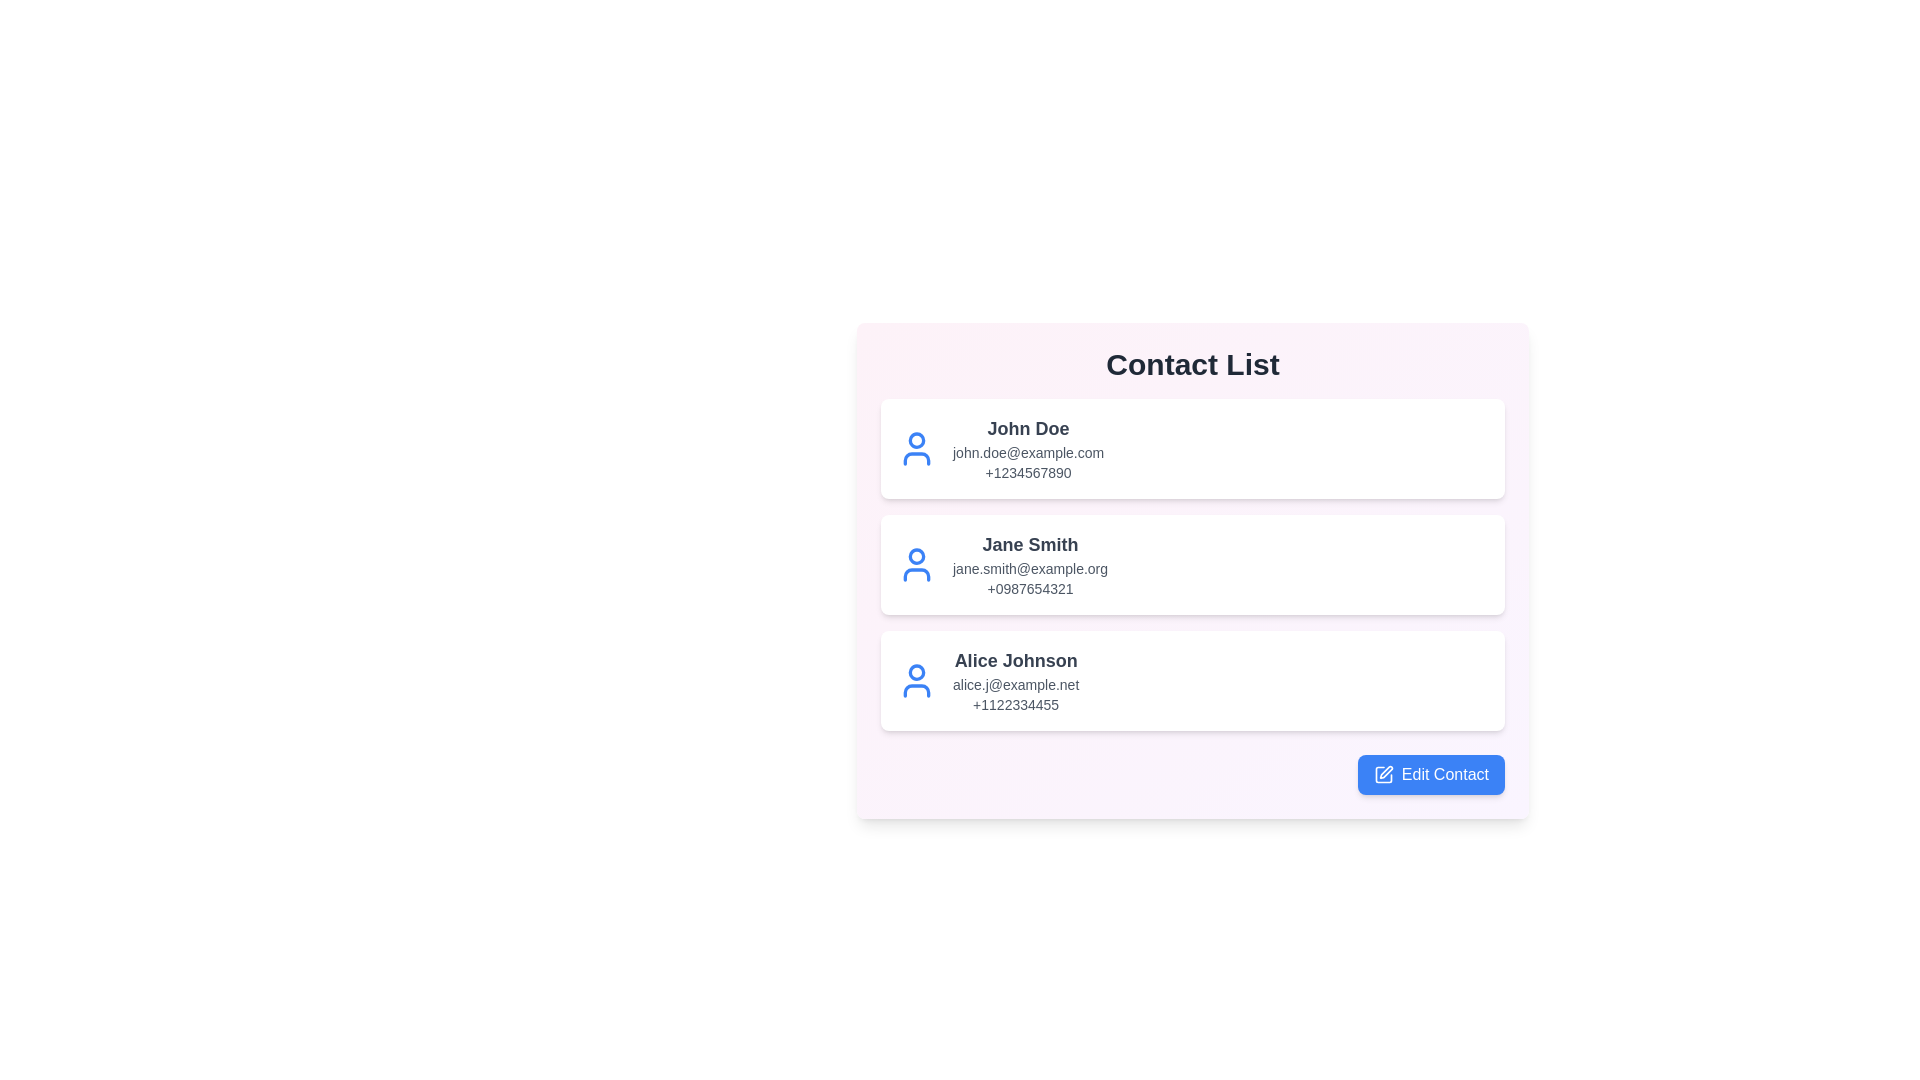 The height and width of the screenshot is (1080, 1920). What do you see at coordinates (1193, 447) in the screenshot?
I see `the contact John Doe to highlight it` at bounding box center [1193, 447].